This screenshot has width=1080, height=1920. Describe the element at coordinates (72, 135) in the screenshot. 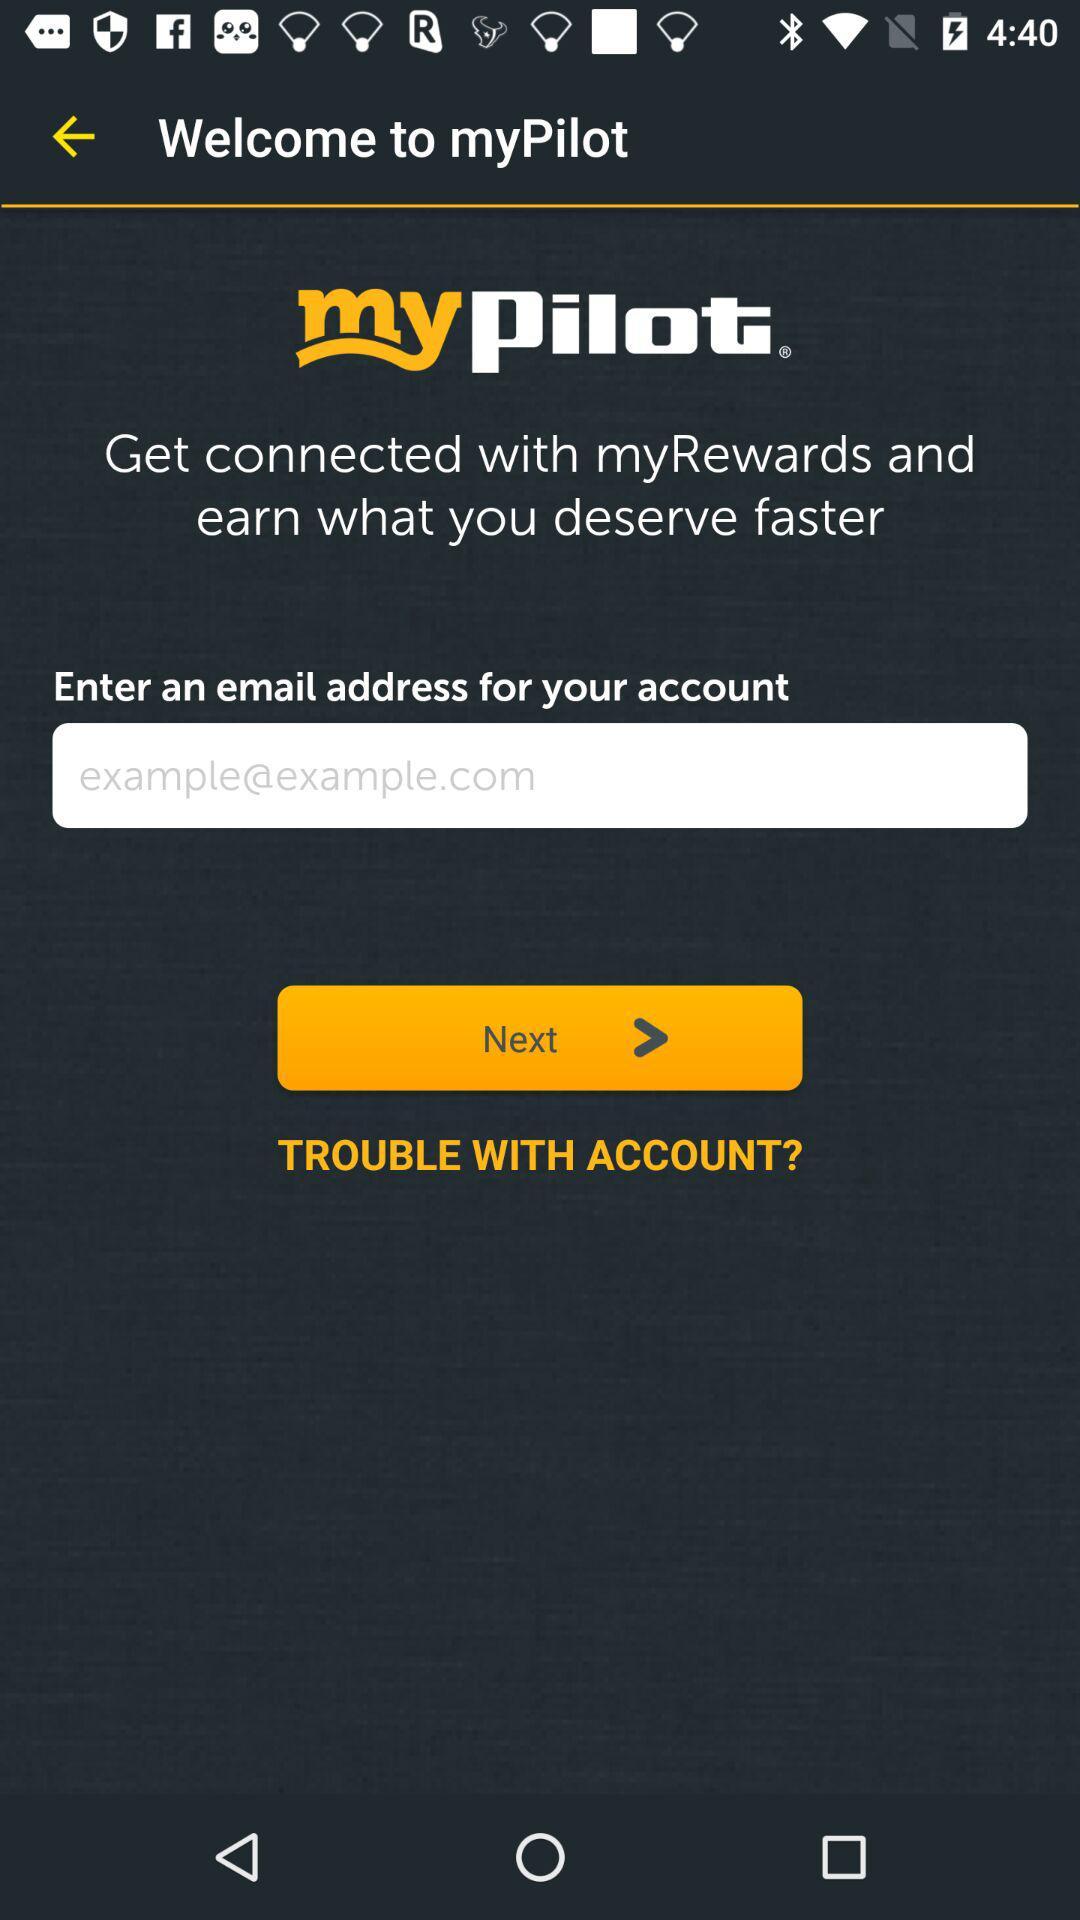

I see `the app to the left of the welcome to mypilot item` at that location.